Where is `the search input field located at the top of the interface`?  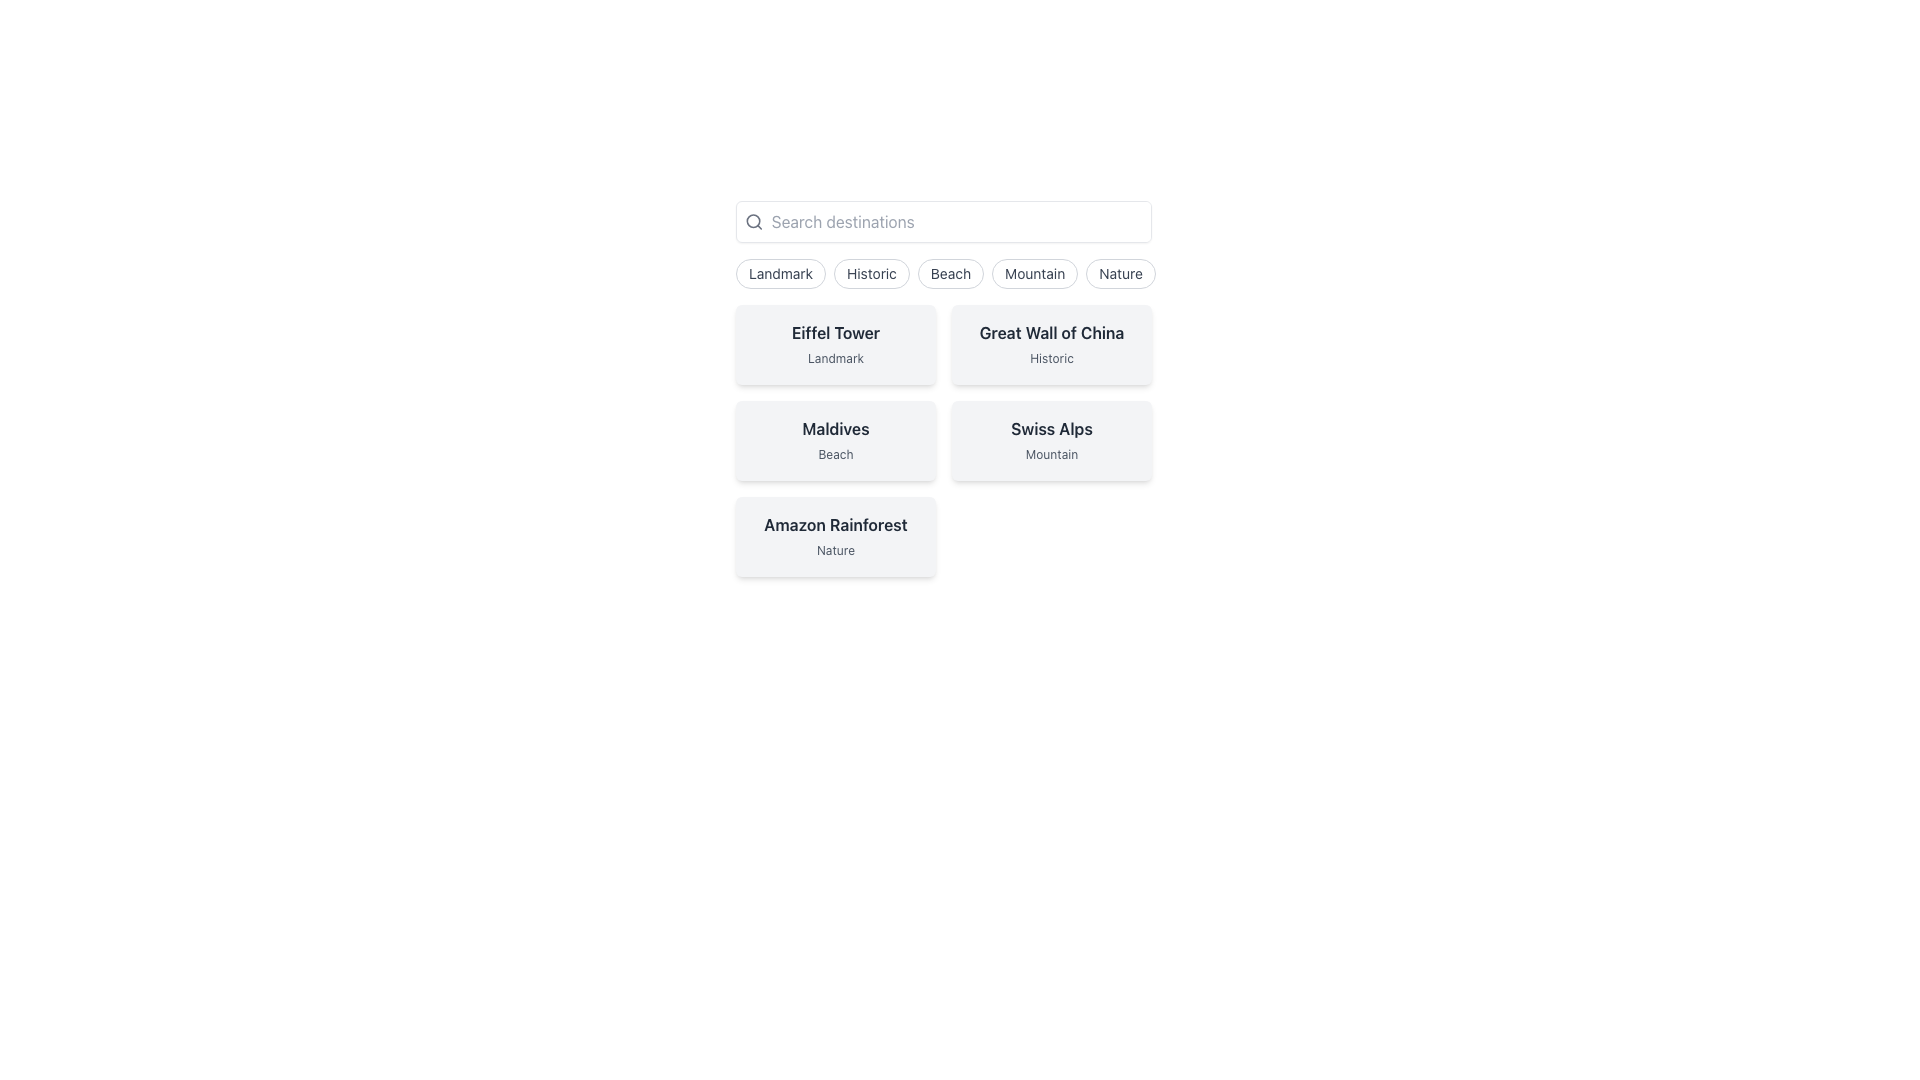 the search input field located at the top of the interface is located at coordinates (943, 222).